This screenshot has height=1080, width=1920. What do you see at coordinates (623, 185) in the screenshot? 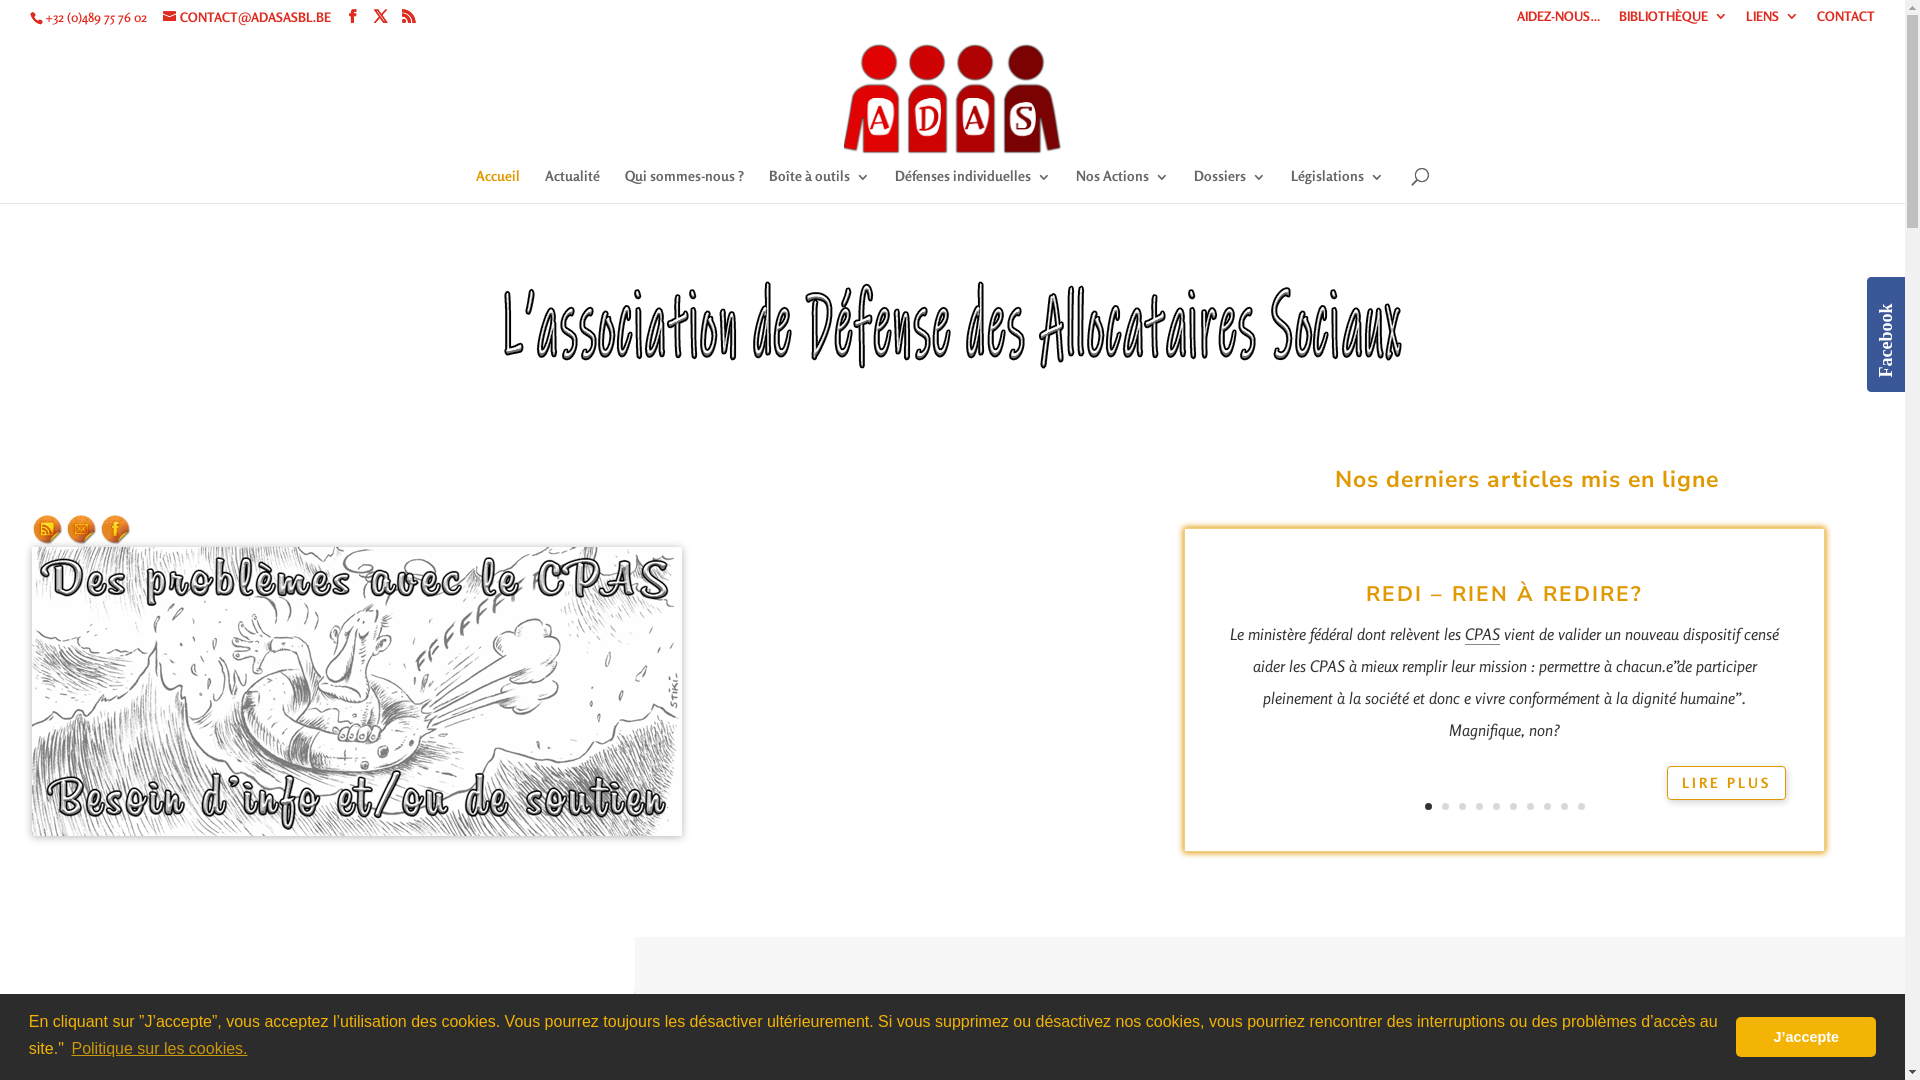
I see `'Qui sommes-nous ?'` at bounding box center [623, 185].